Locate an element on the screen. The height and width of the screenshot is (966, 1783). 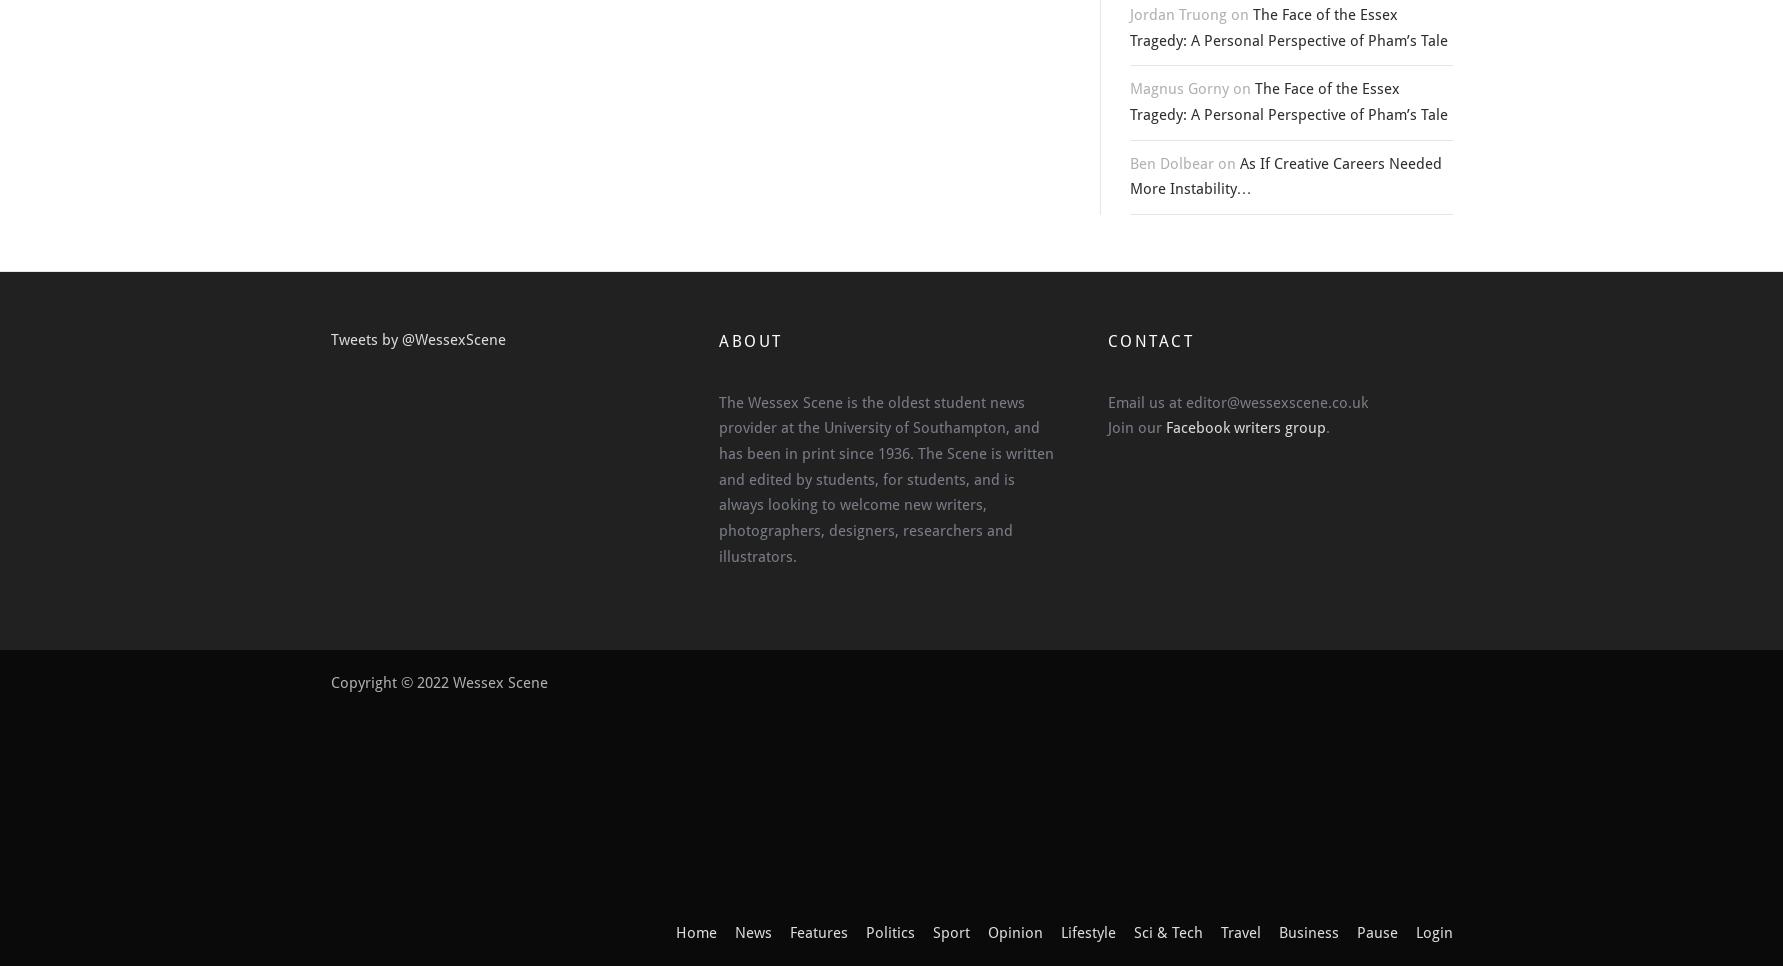
'As If Creative Careers Needed More Instability…' is located at coordinates (1285, 176).